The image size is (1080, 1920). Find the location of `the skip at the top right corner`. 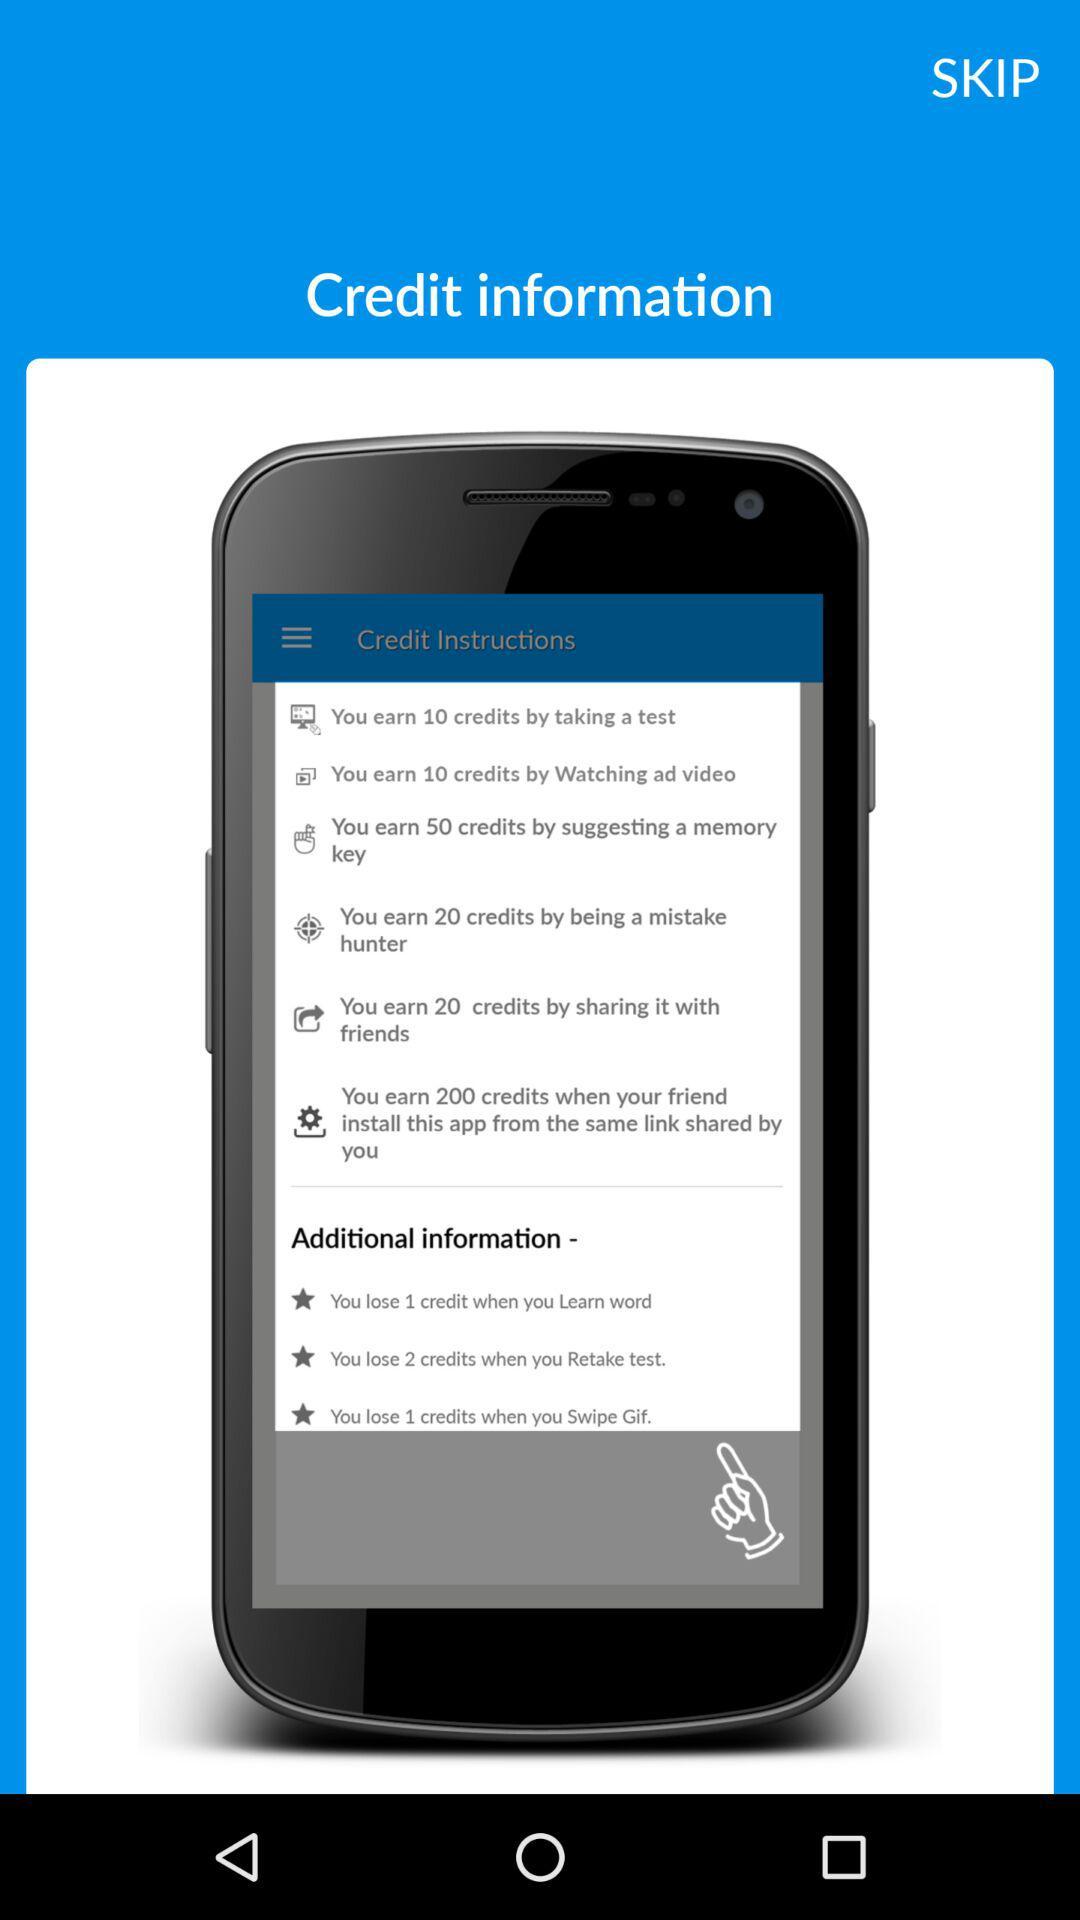

the skip at the top right corner is located at coordinates (984, 75).